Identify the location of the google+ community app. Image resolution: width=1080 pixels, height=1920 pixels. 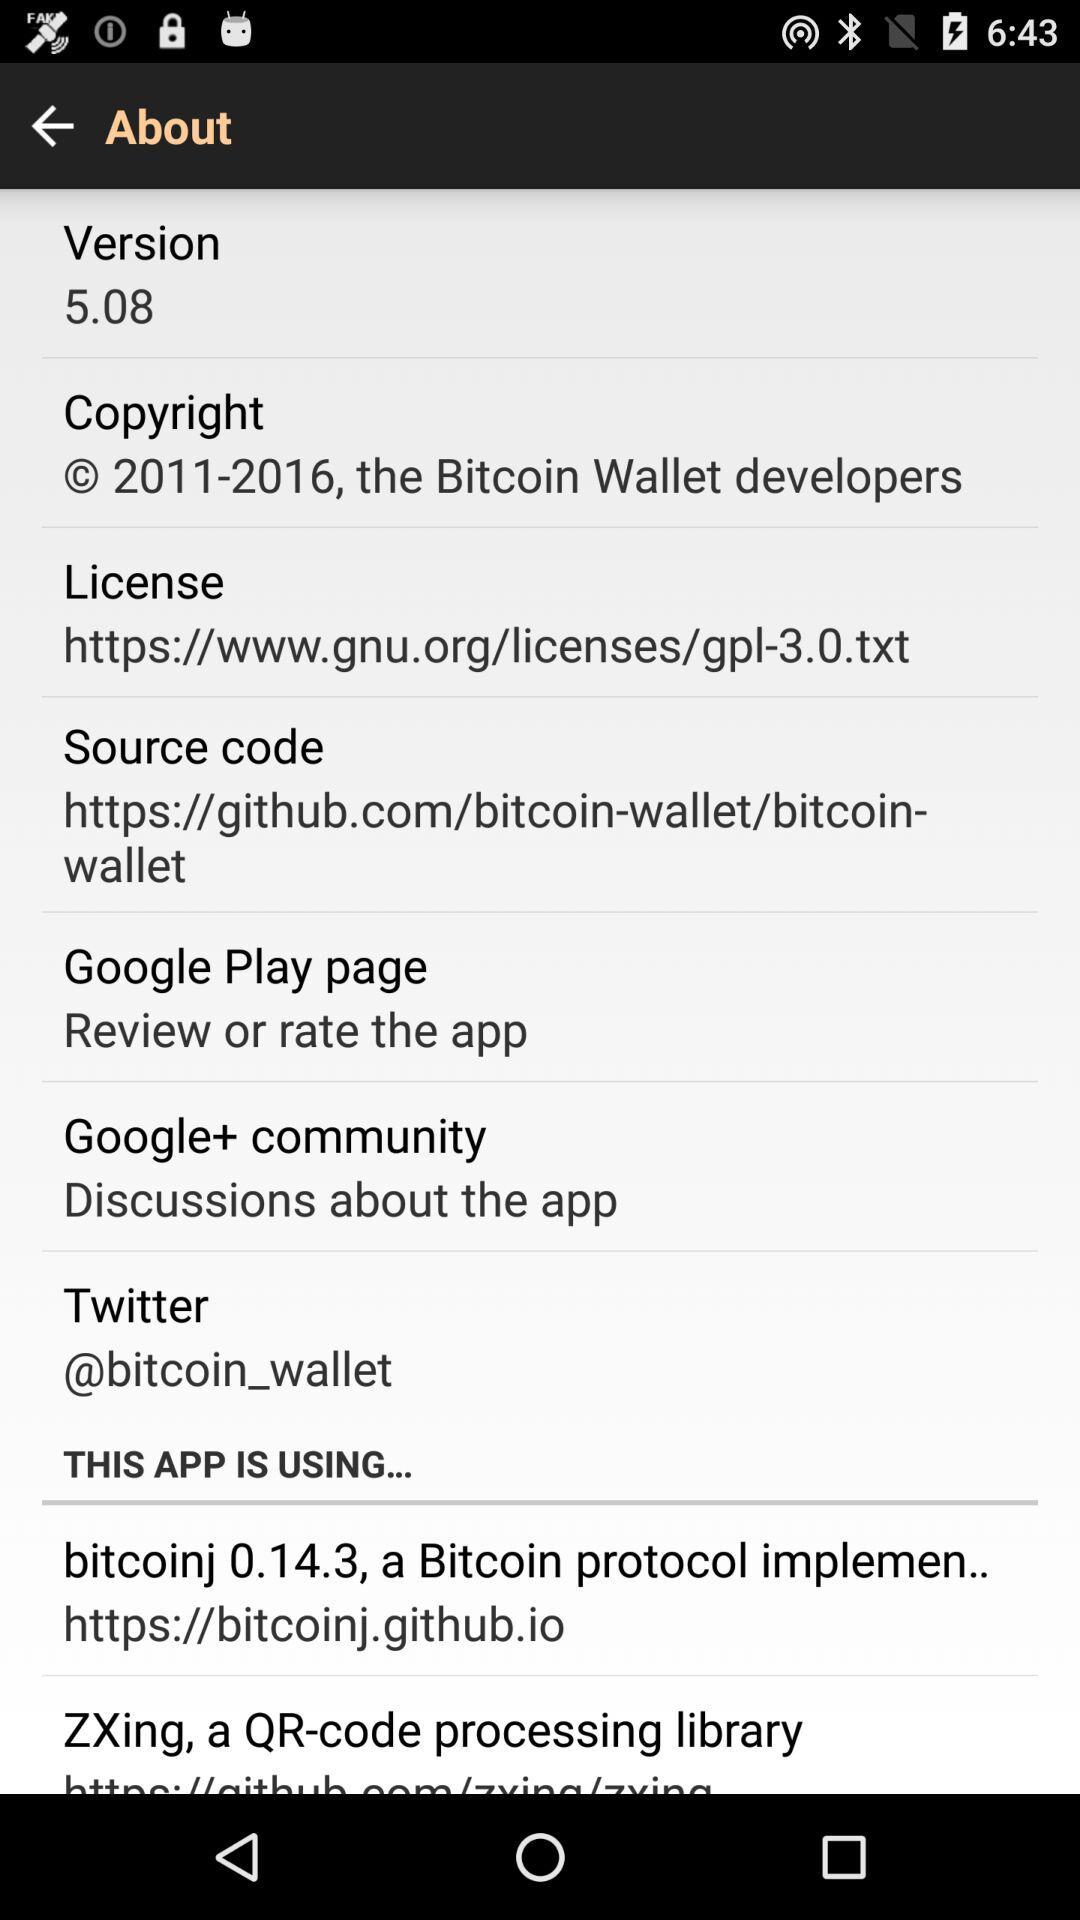
(274, 1134).